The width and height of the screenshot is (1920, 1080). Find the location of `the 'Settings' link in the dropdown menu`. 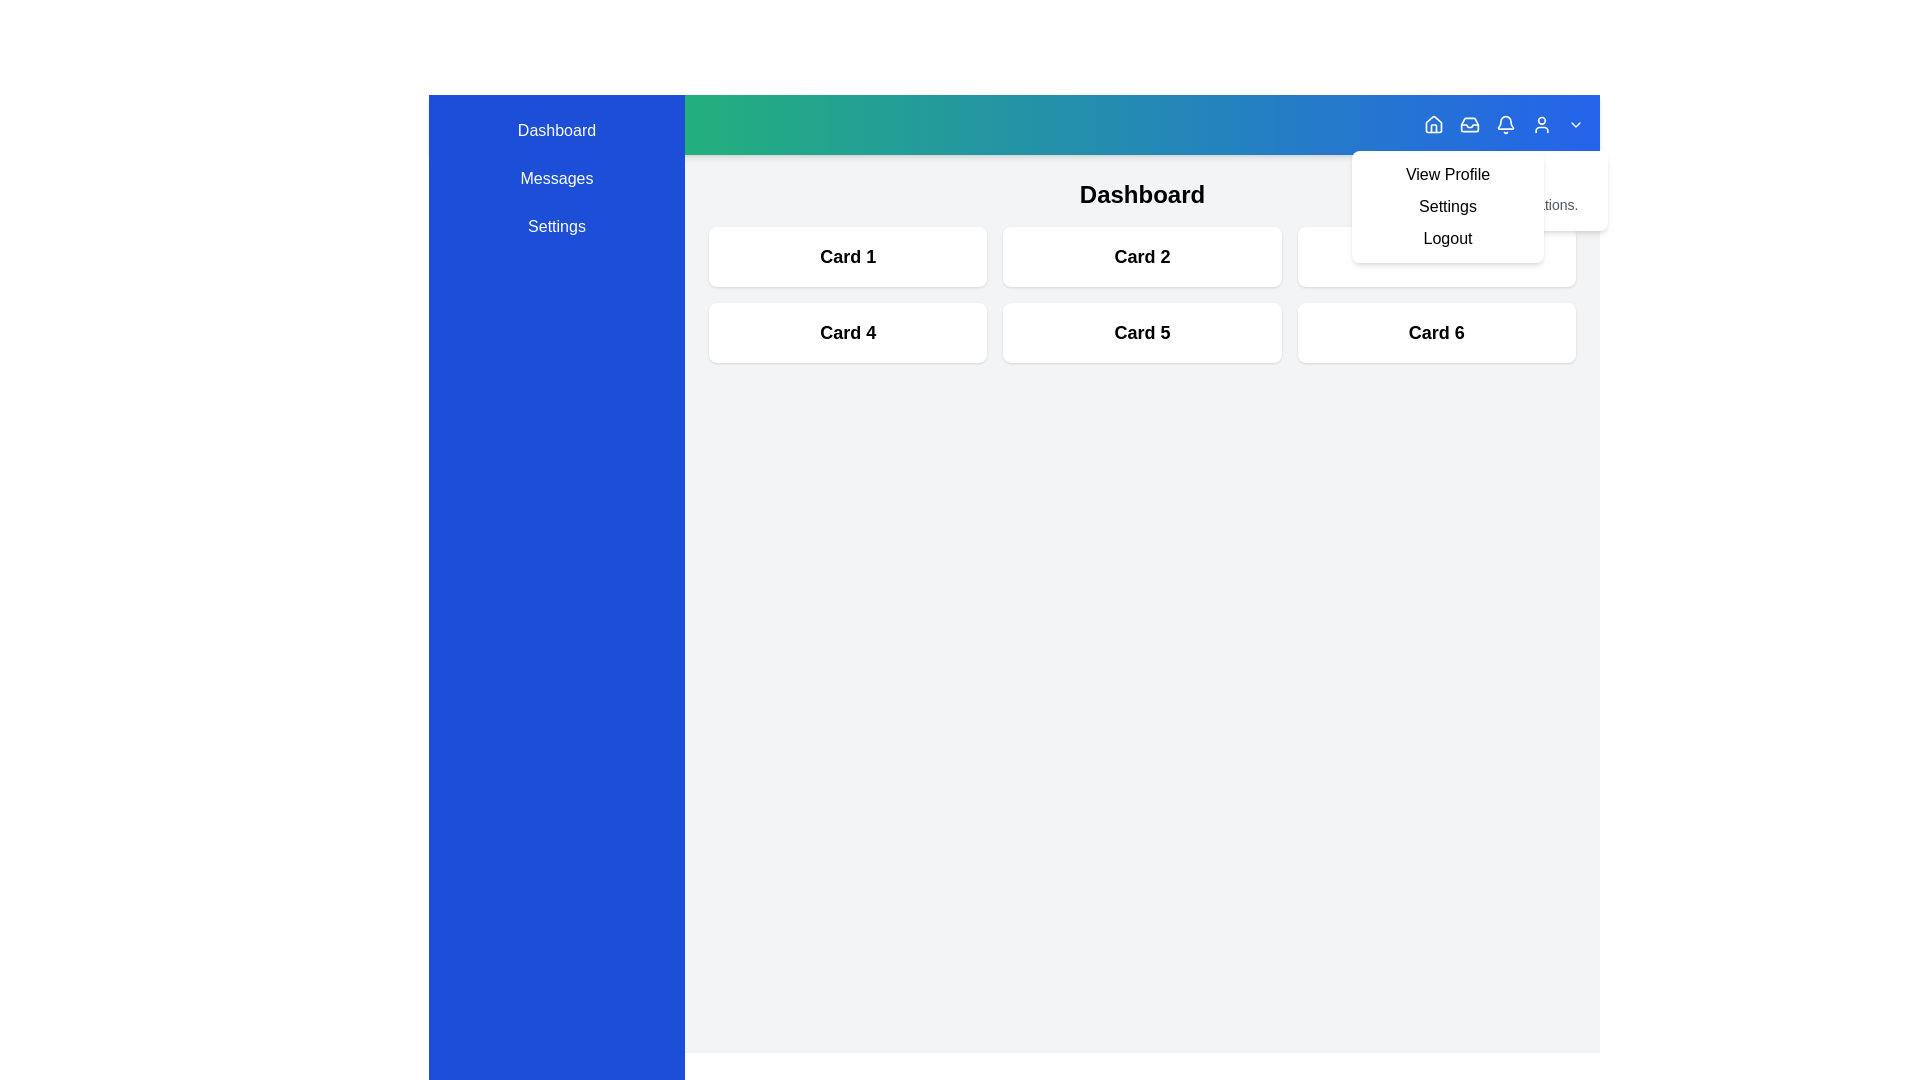

the 'Settings' link in the dropdown menu is located at coordinates (1448, 207).